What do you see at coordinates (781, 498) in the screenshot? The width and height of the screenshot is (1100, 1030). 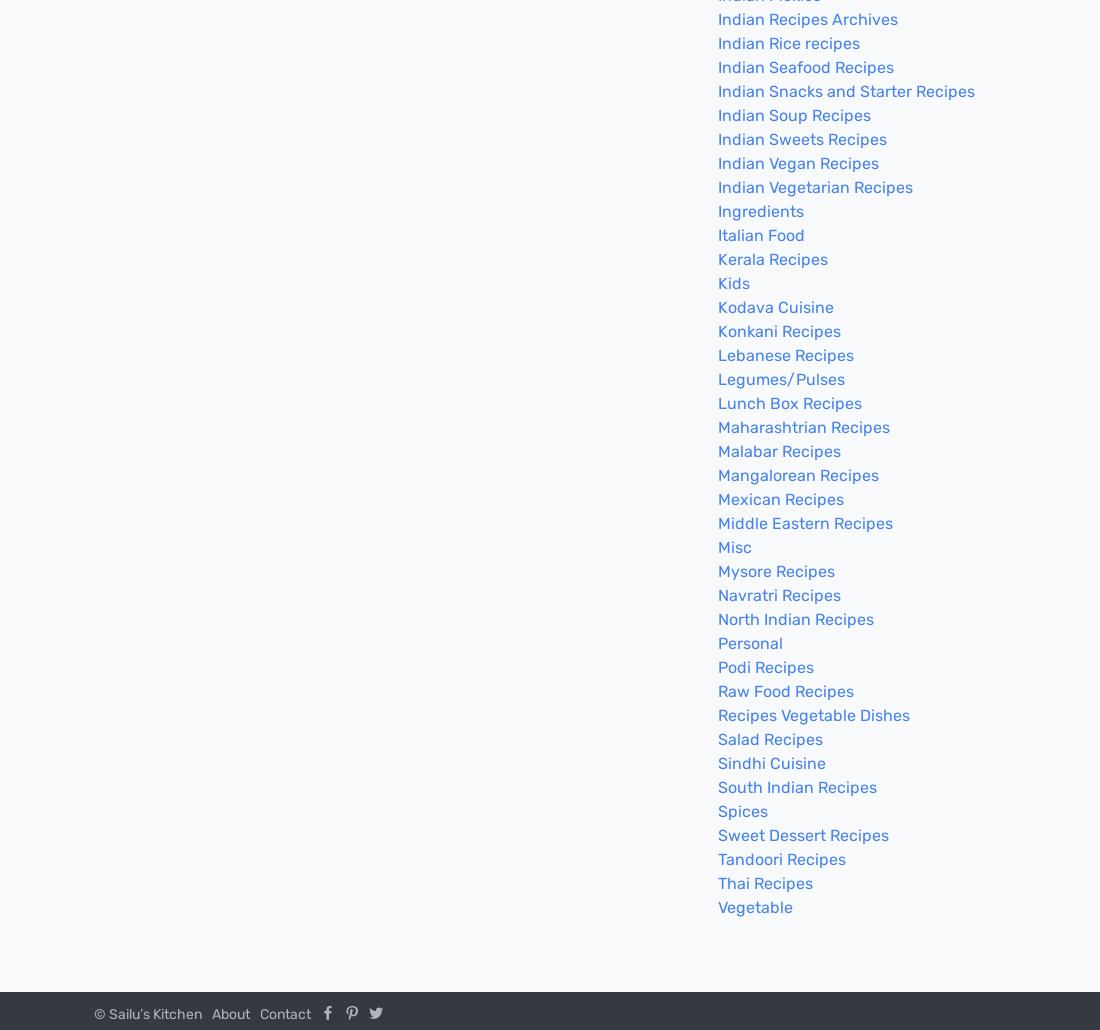 I see `'Mexican Recipes'` at bounding box center [781, 498].